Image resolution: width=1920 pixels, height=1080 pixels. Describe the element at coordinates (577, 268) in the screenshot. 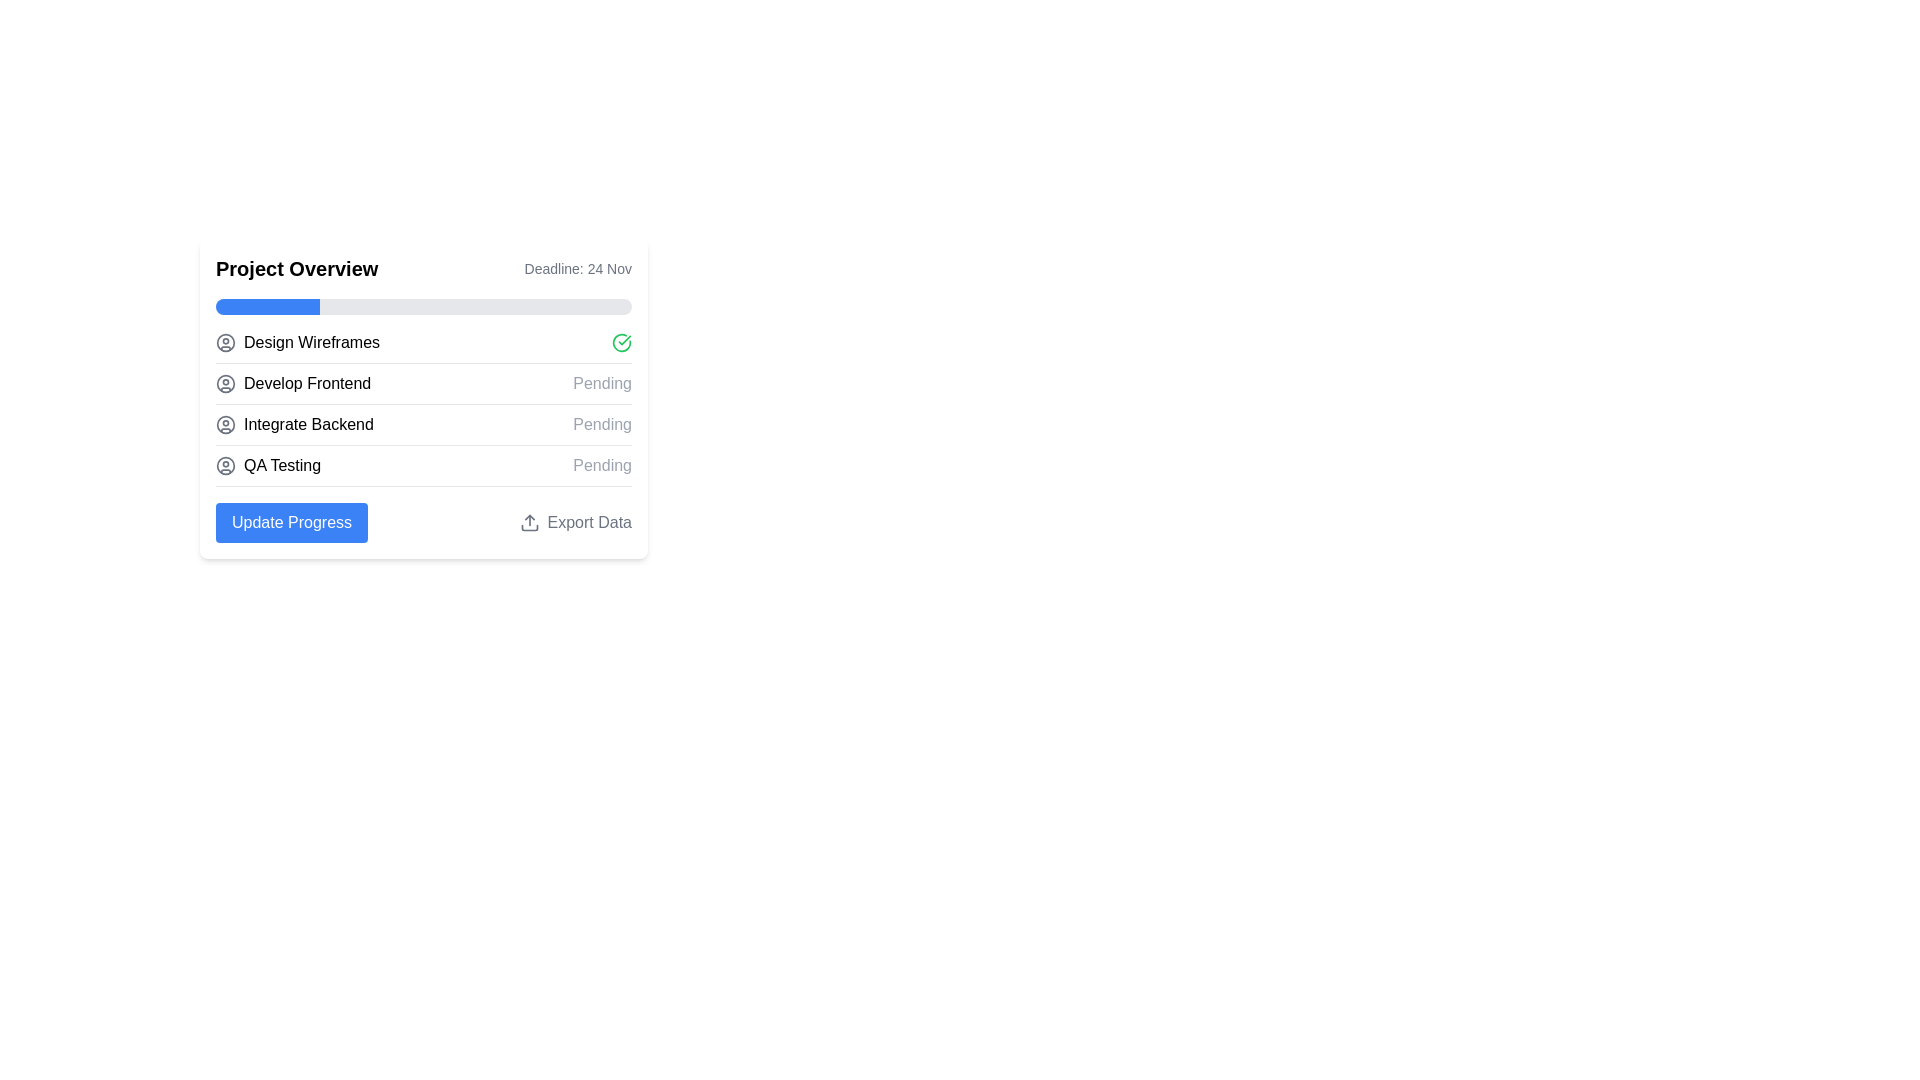

I see `the static text label element that states 'Deadline: 24 Nov', which is located adjacent to the right edge of the 'Project Overview' header` at that location.